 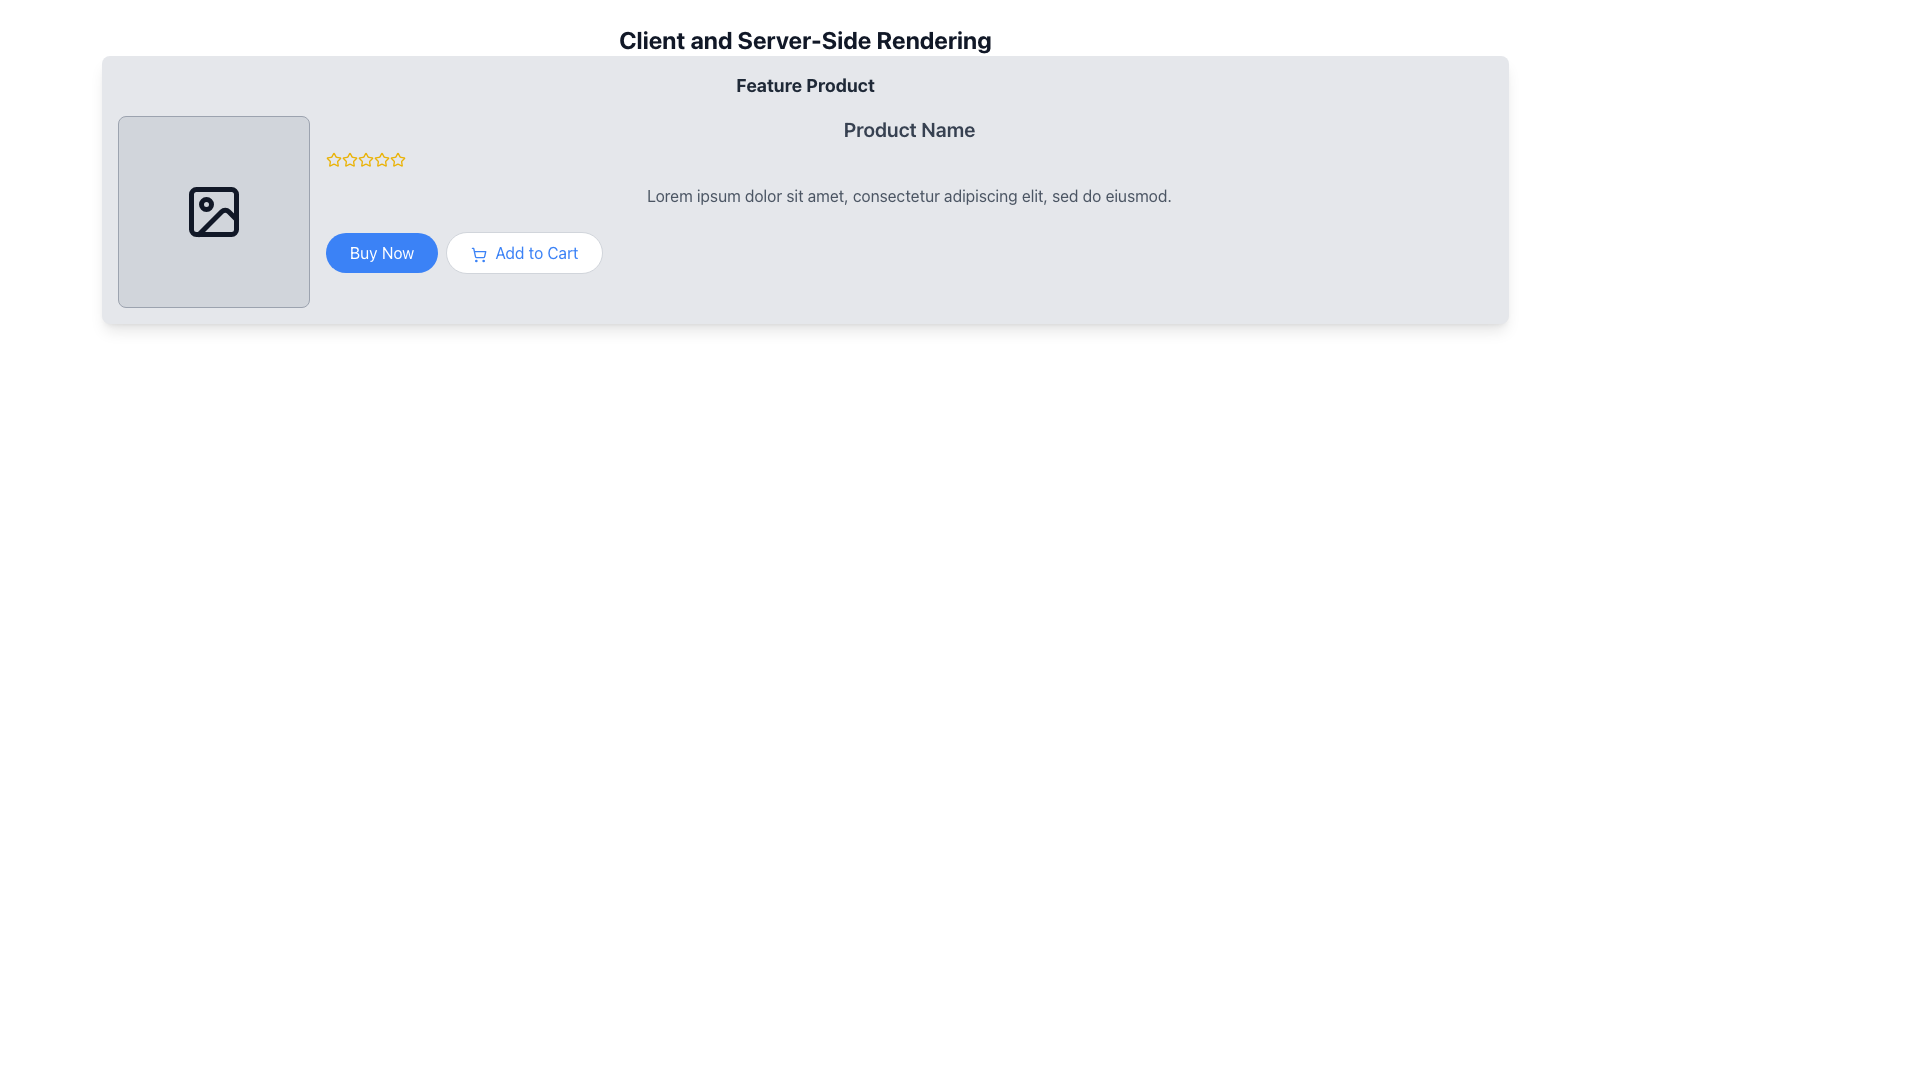 What do you see at coordinates (524, 252) in the screenshot?
I see `the button located to the right of the 'Buy Now' button, which allows users to add the associated product to their shopping cart` at bounding box center [524, 252].